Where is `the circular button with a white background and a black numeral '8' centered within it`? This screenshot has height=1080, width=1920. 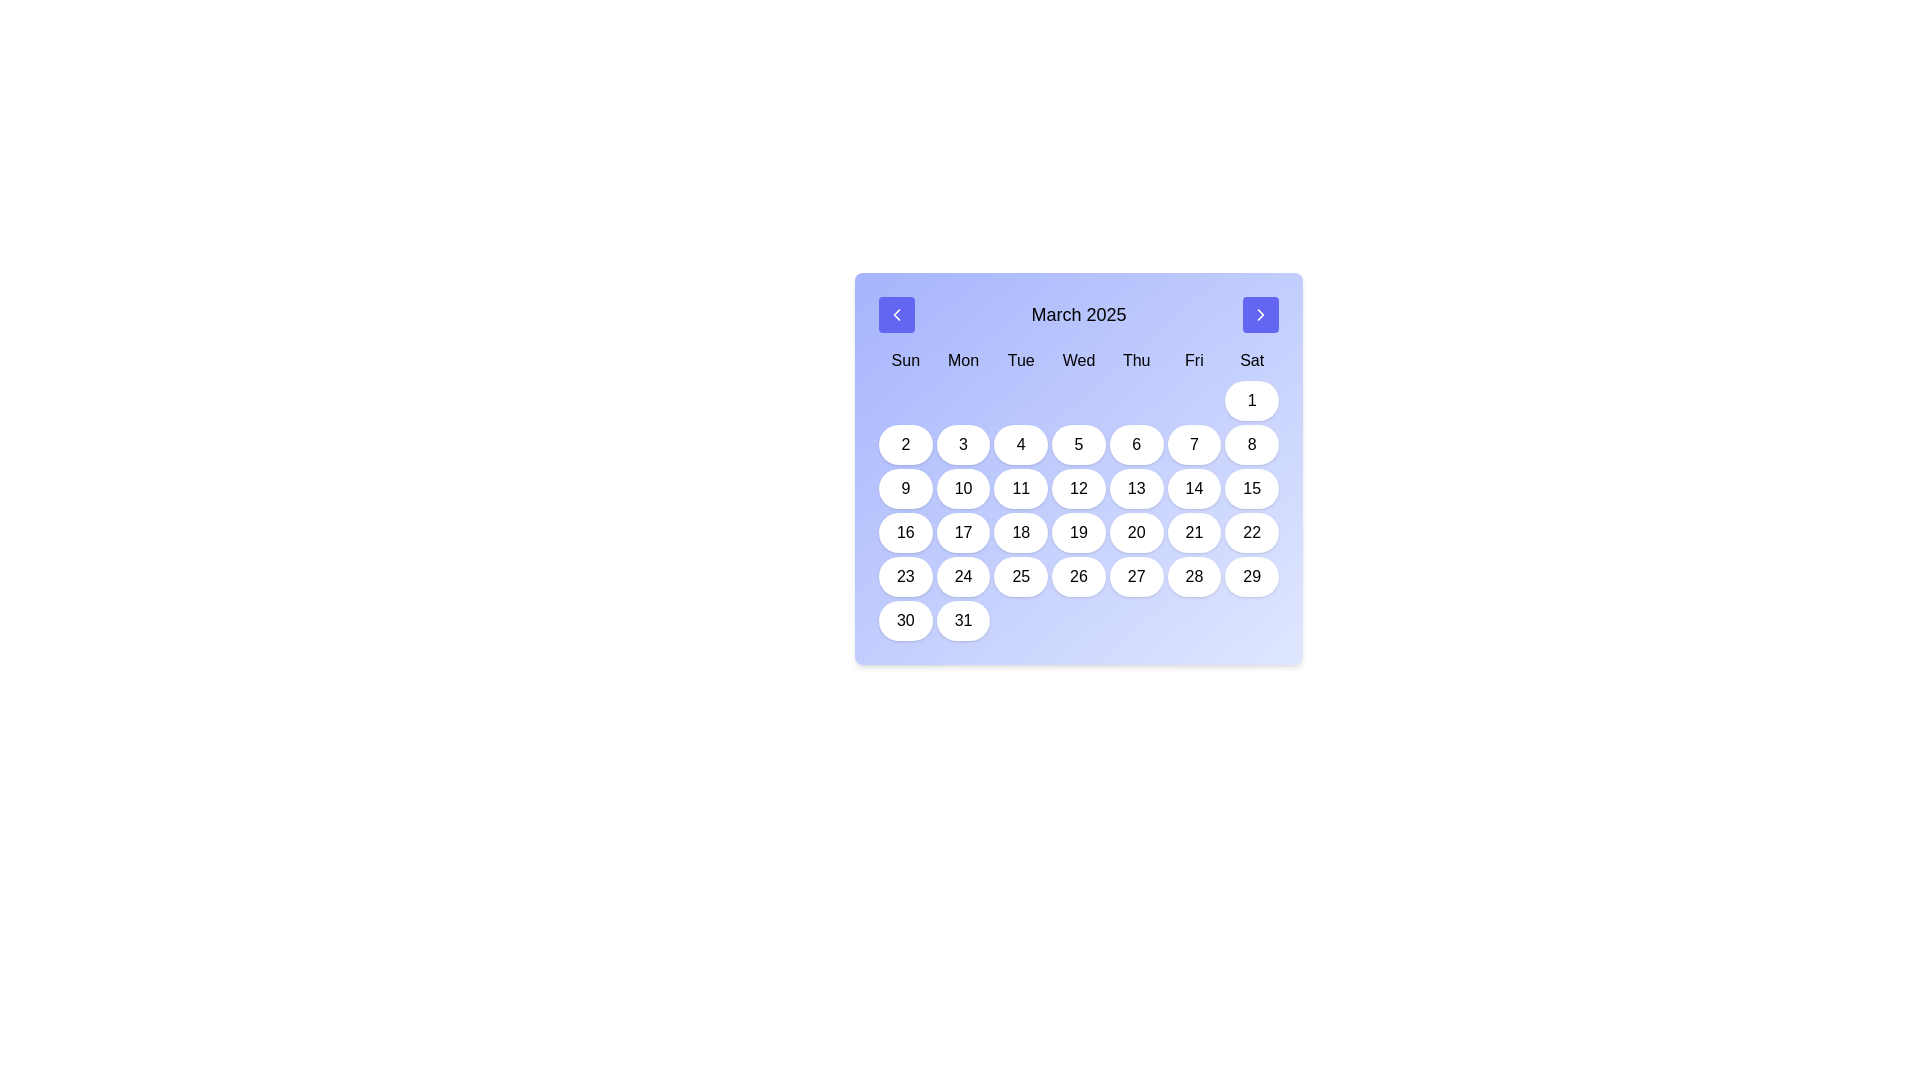 the circular button with a white background and a black numeral '8' centered within it is located at coordinates (1251, 443).